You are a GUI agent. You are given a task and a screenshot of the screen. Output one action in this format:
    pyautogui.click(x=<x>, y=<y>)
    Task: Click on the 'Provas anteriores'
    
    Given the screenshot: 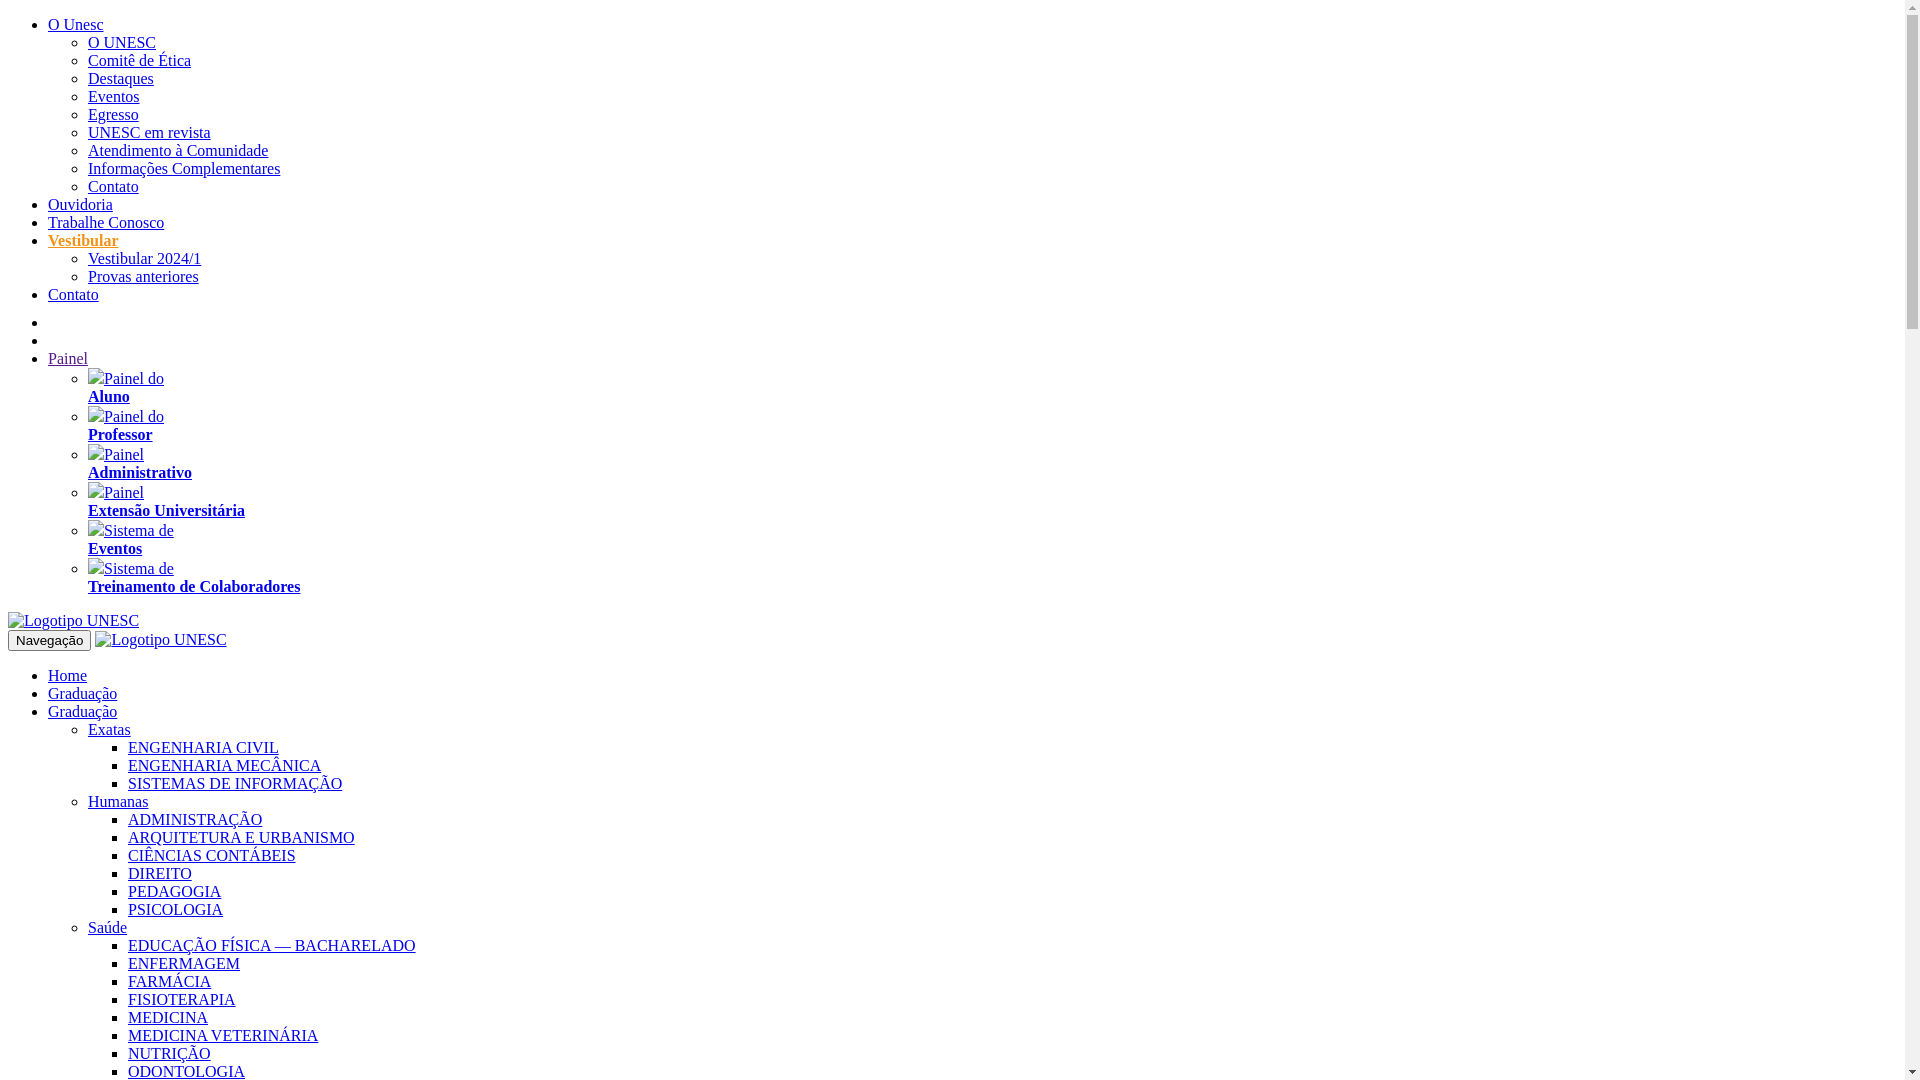 What is the action you would take?
    pyautogui.click(x=142, y=276)
    